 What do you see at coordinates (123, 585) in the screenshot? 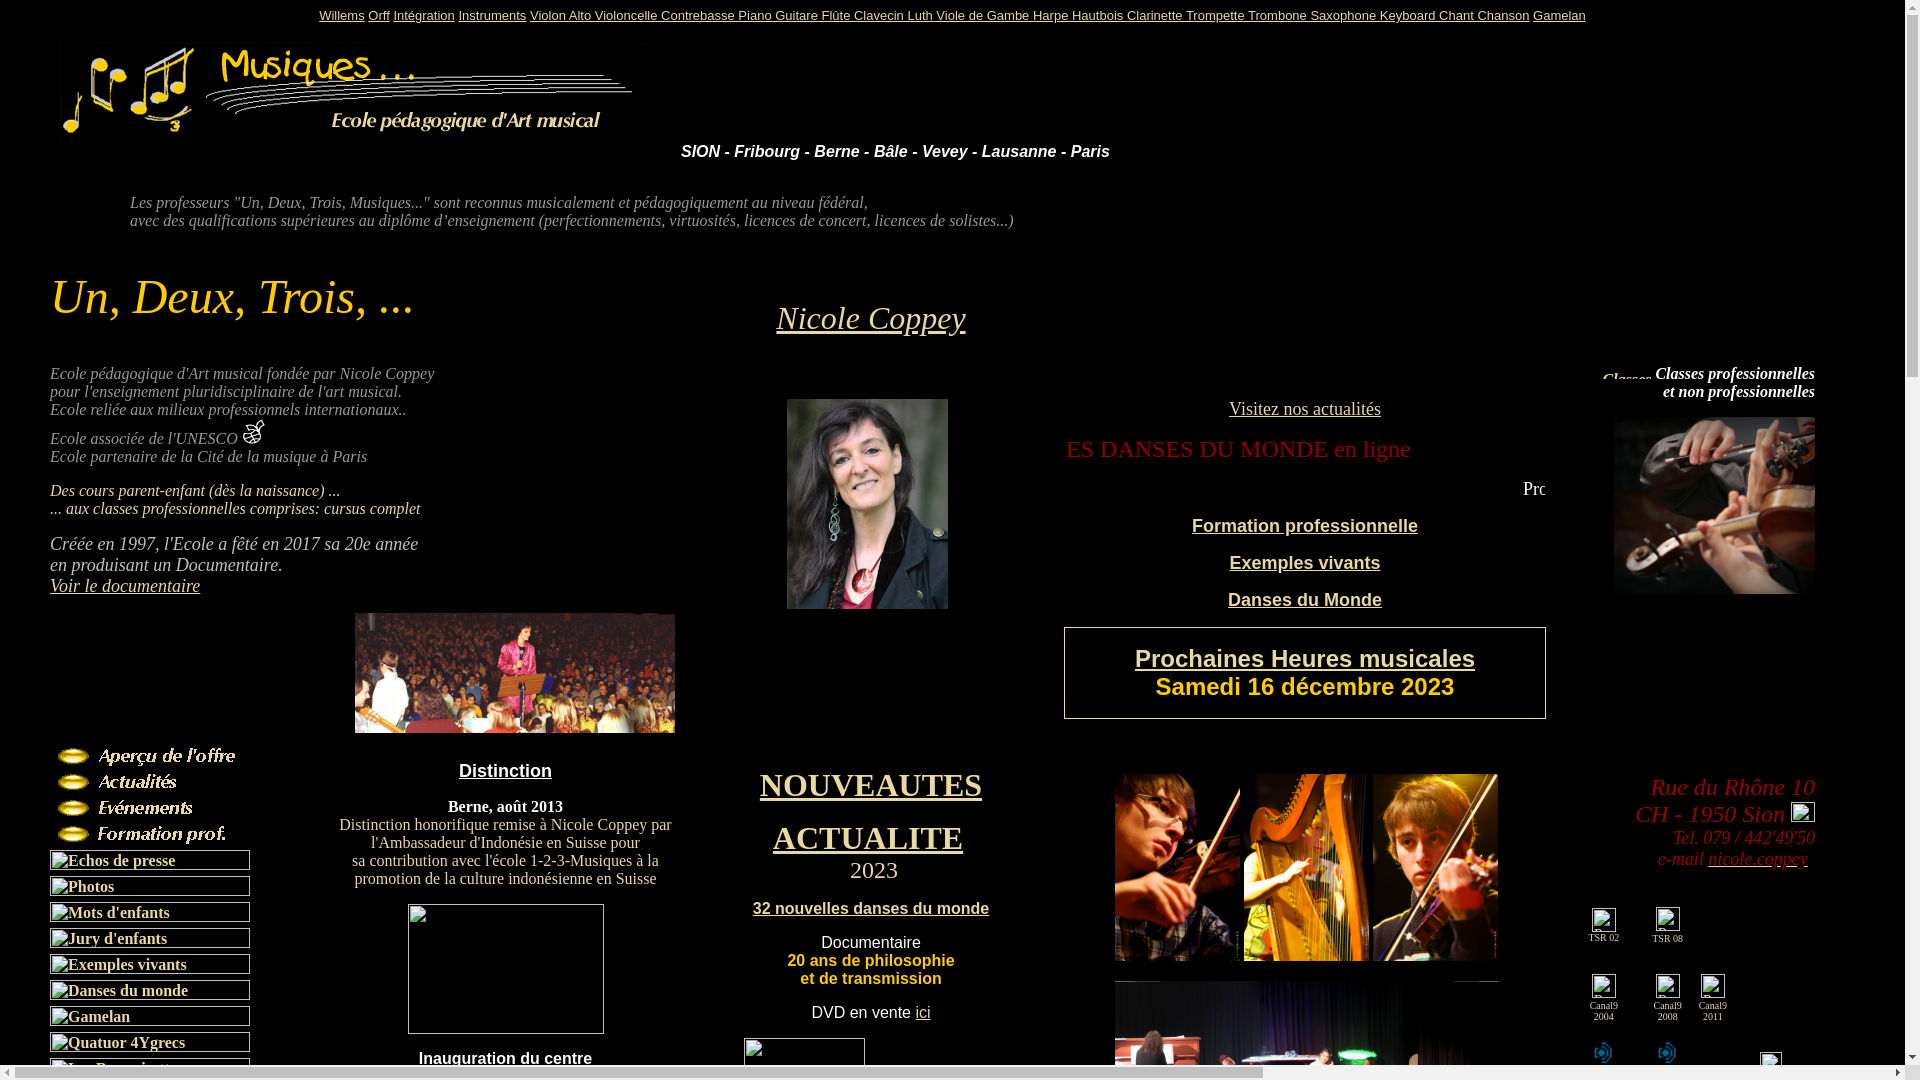
I see `'Voir le documentaire'` at bounding box center [123, 585].